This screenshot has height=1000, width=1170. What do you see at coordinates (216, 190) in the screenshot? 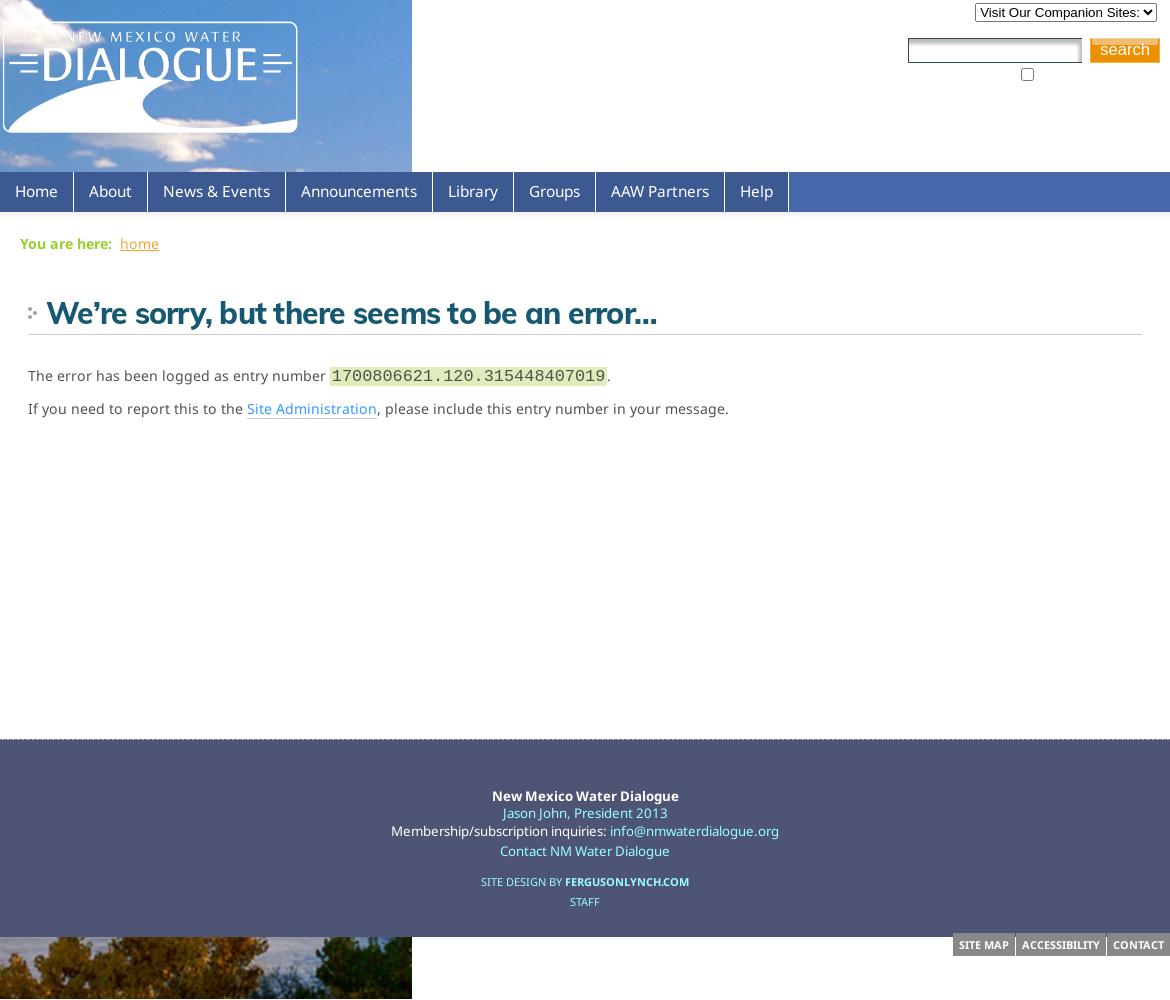
I see `'News & Events'` at bounding box center [216, 190].